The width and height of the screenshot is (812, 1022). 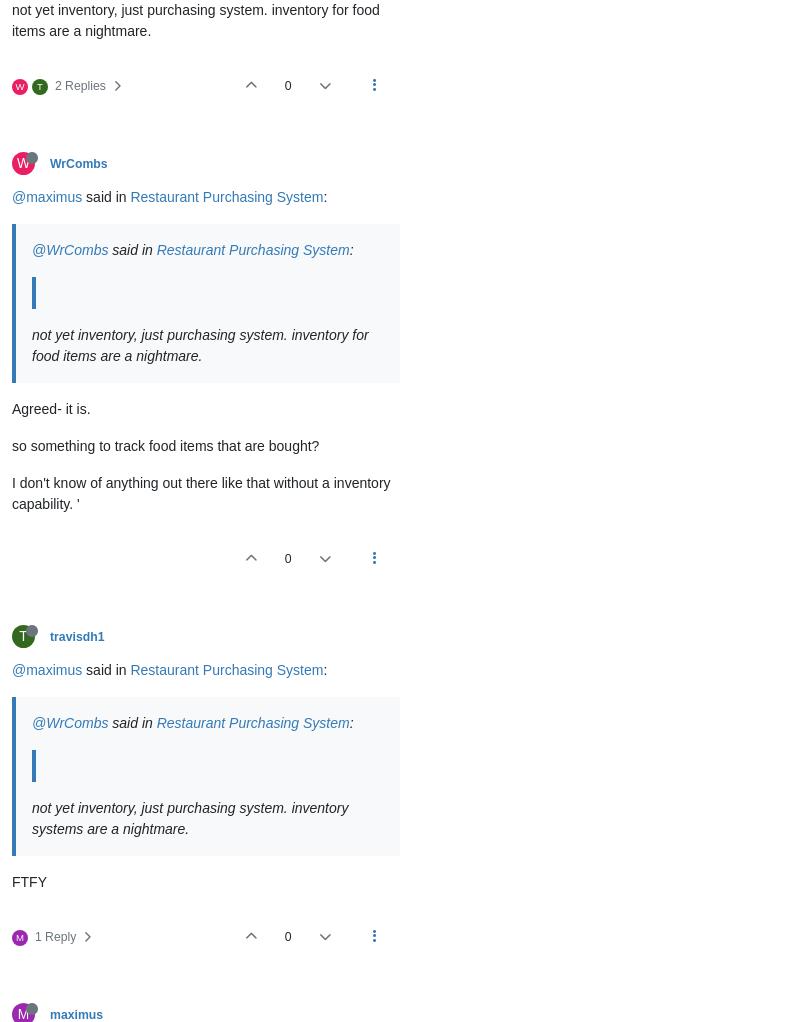 What do you see at coordinates (76, 637) in the screenshot?
I see `'travisdh1'` at bounding box center [76, 637].